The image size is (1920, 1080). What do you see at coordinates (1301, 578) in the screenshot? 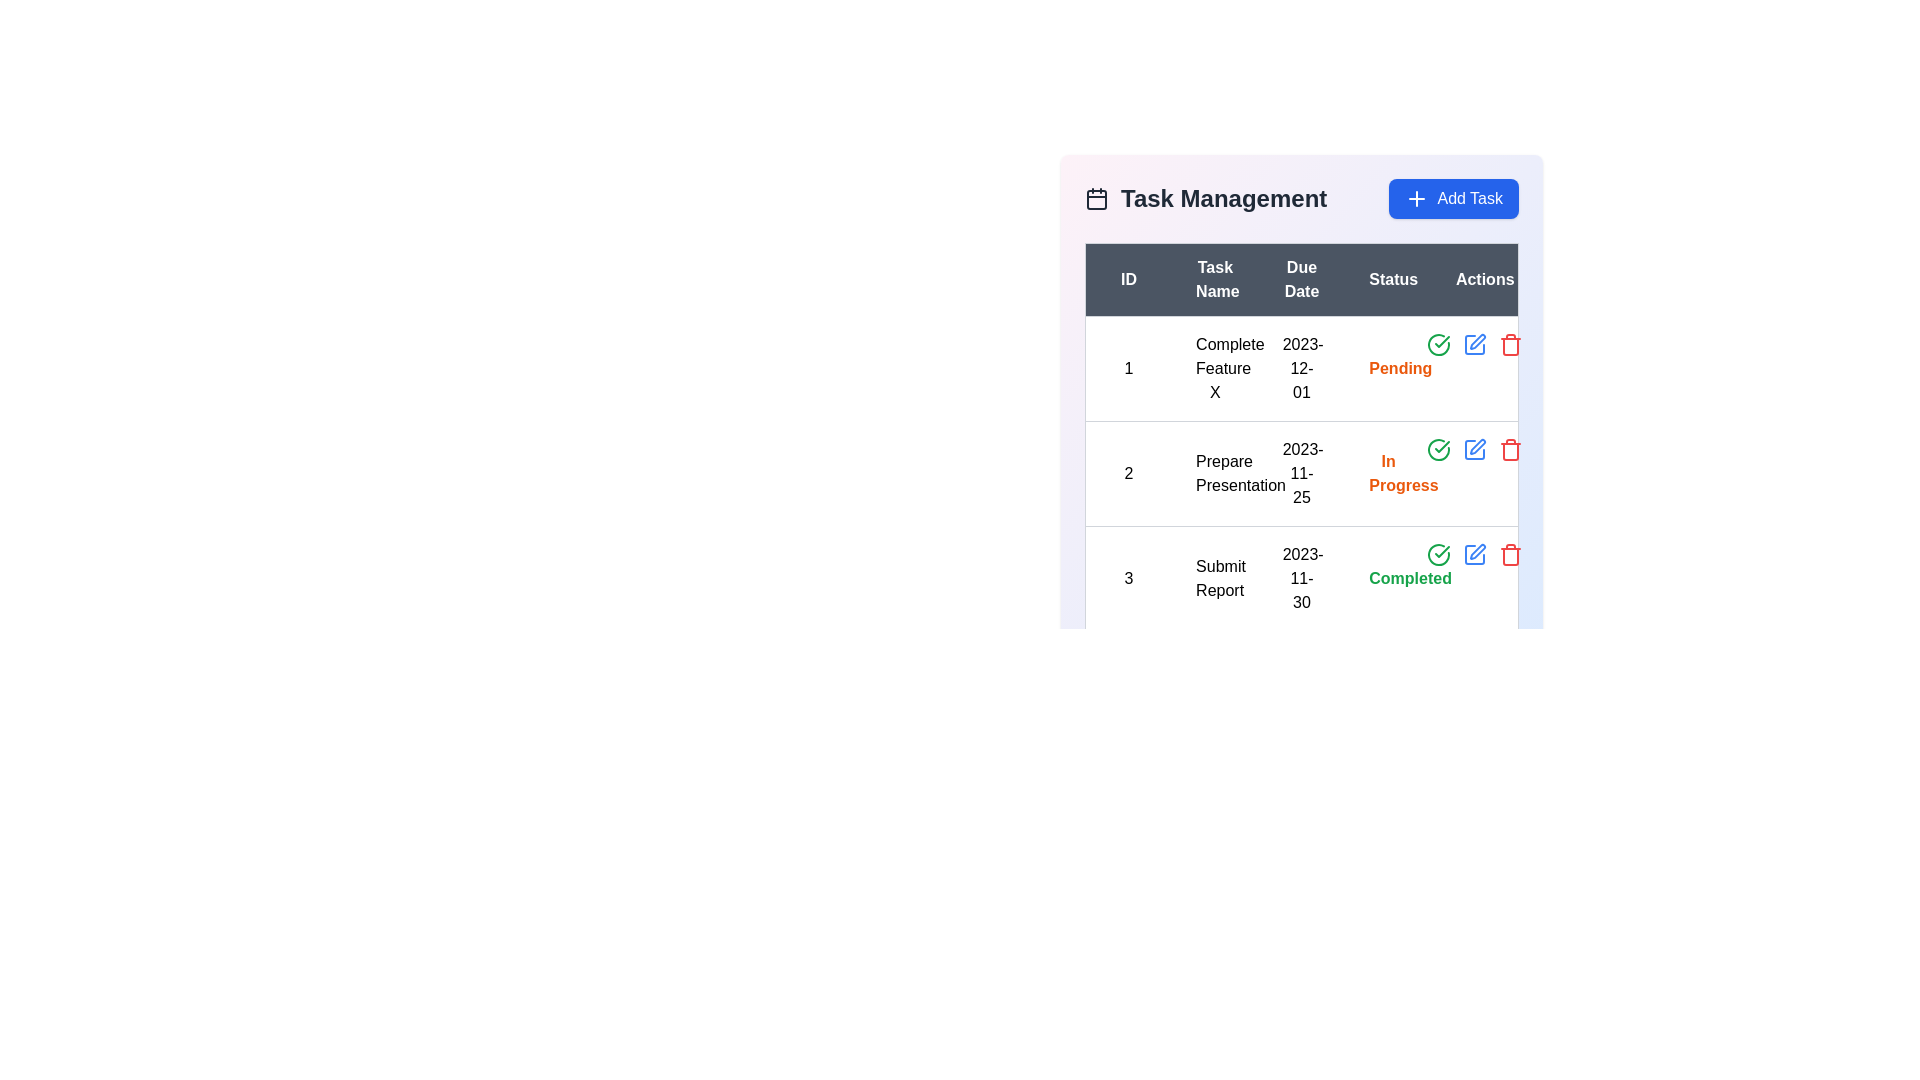
I see `the static text displaying the due date for the task labeled 'Submit Report', which is the third entry under the 'Due Date' column in the table` at bounding box center [1301, 578].